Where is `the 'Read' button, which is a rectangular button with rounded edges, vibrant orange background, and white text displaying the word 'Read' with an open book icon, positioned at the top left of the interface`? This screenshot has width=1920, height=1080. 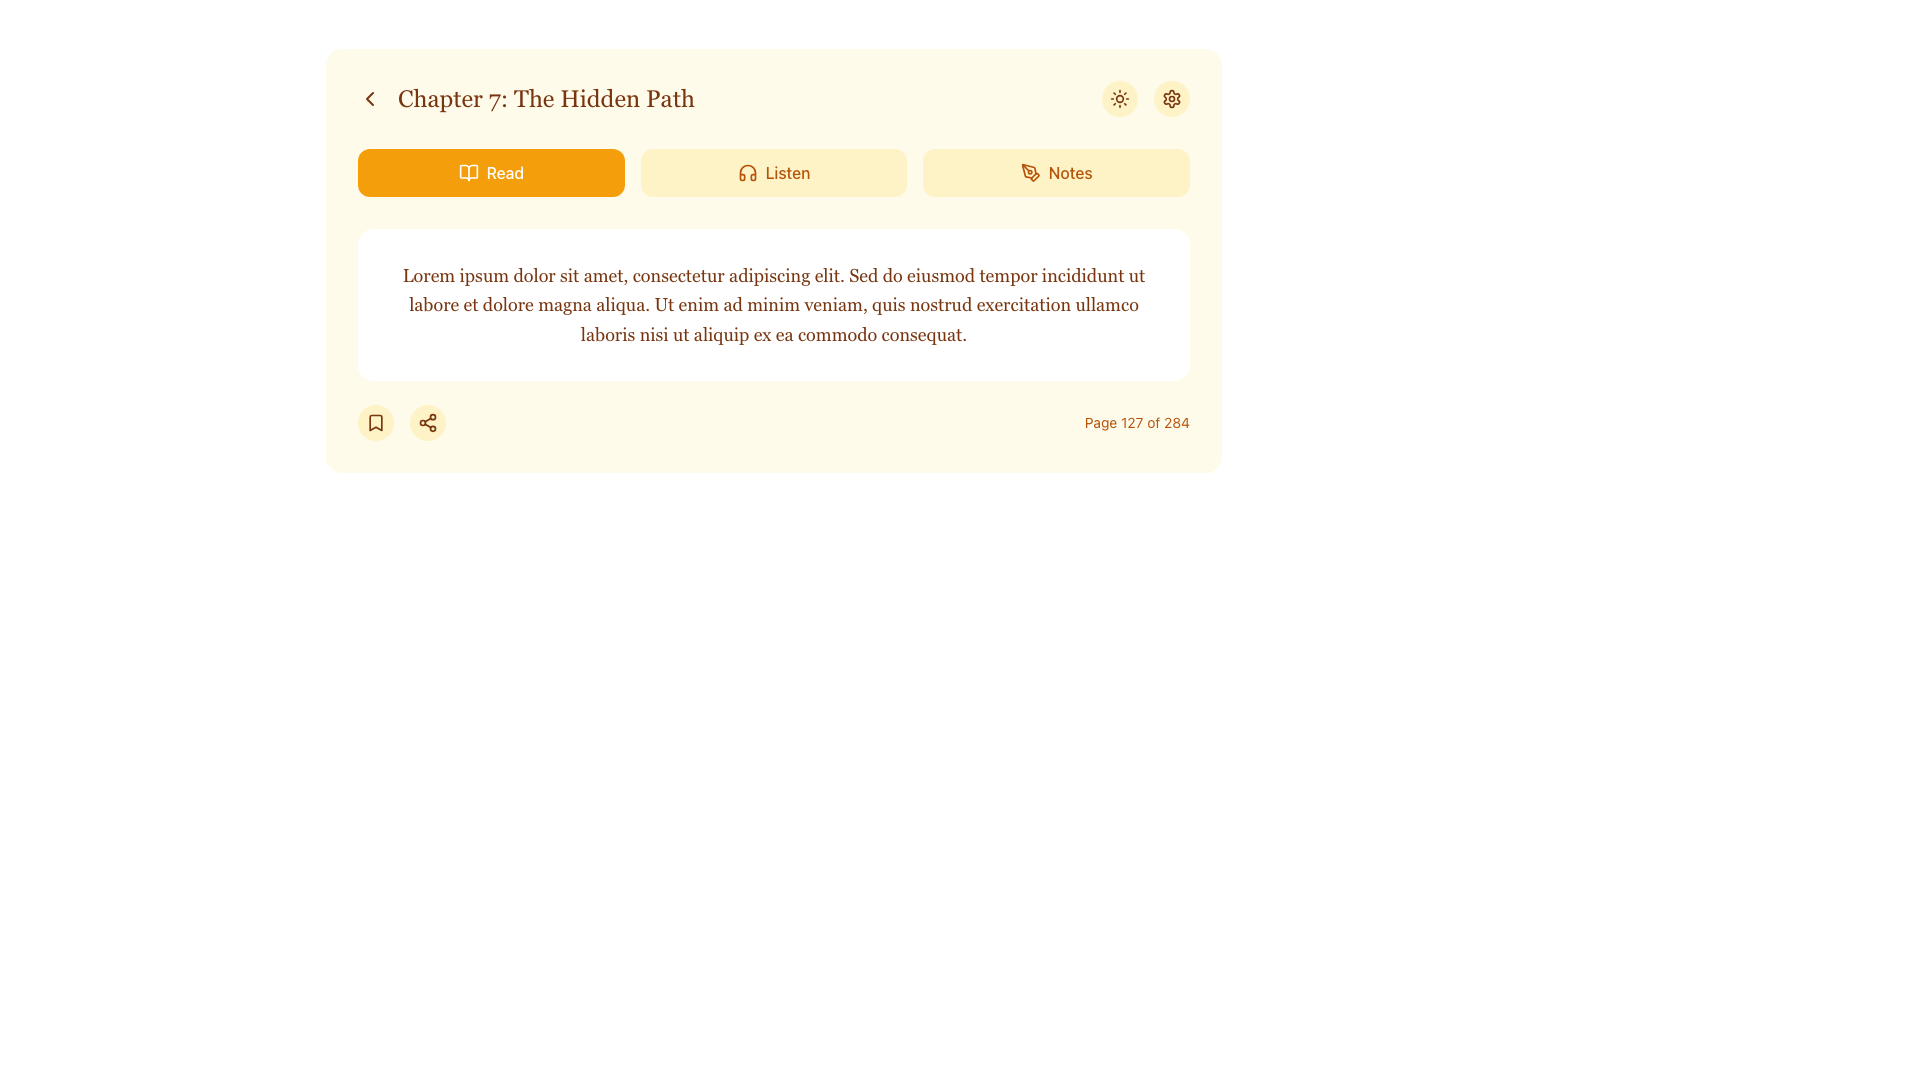 the 'Read' button, which is a rectangular button with rounded edges, vibrant orange background, and white text displaying the word 'Read' with an open book icon, positioned at the top left of the interface is located at coordinates (491, 172).